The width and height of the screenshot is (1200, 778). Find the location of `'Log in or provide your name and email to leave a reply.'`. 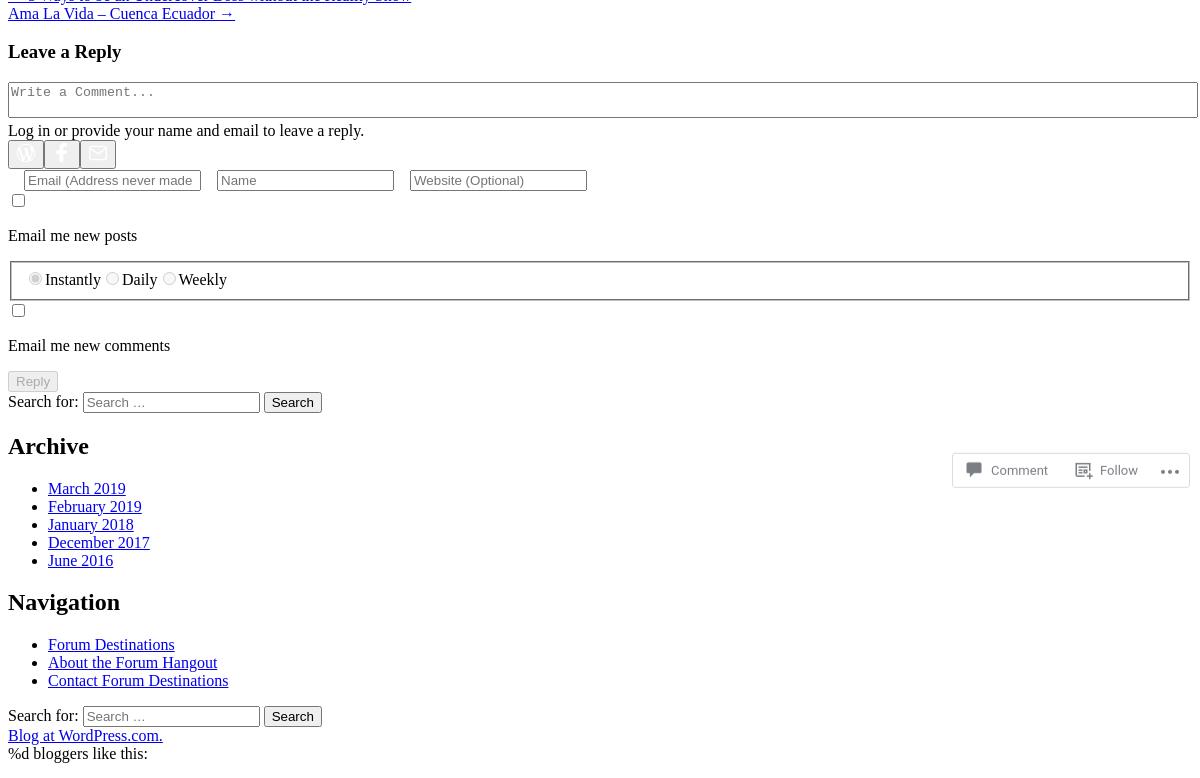

'Log in or provide your name and email to leave a reply.' is located at coordinates (185, 130).